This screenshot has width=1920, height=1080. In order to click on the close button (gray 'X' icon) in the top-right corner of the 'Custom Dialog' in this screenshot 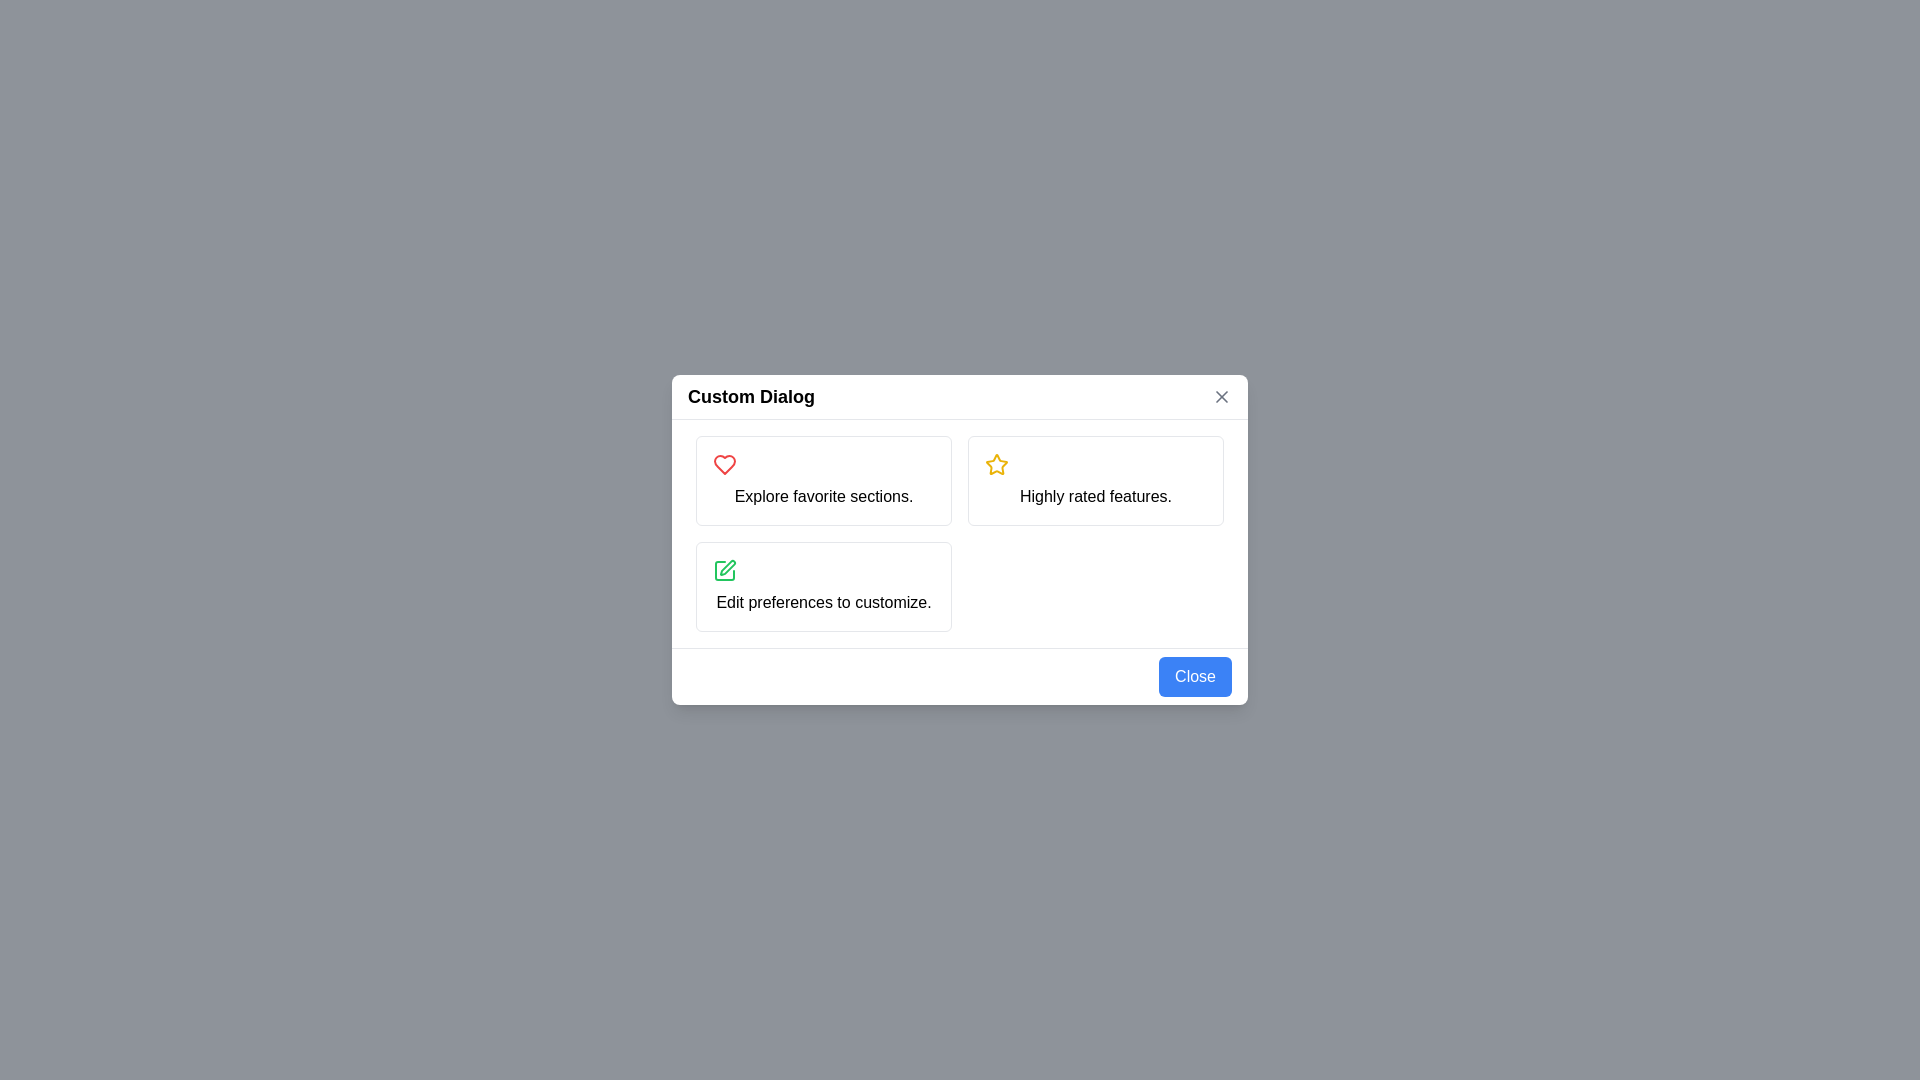, I will do `click(1221, 397)`.